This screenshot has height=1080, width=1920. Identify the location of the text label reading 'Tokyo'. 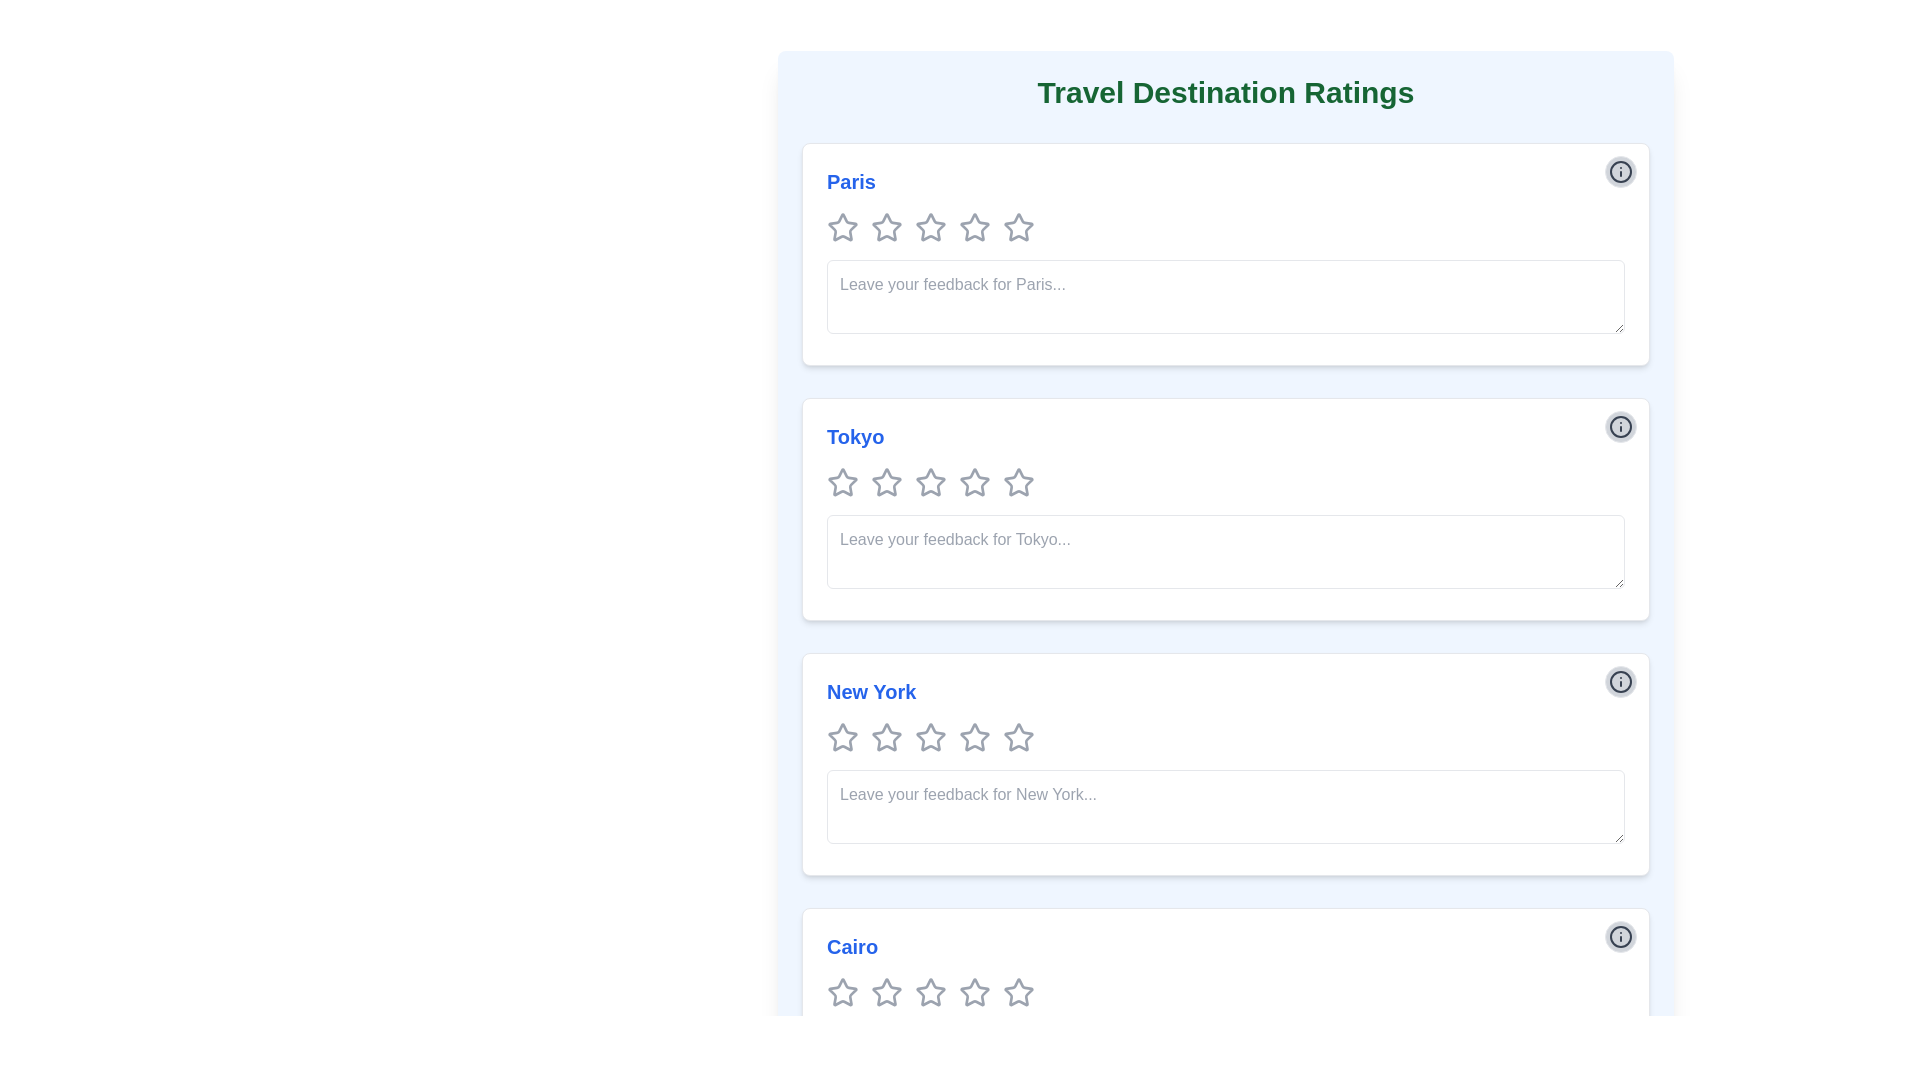
(855, 435).